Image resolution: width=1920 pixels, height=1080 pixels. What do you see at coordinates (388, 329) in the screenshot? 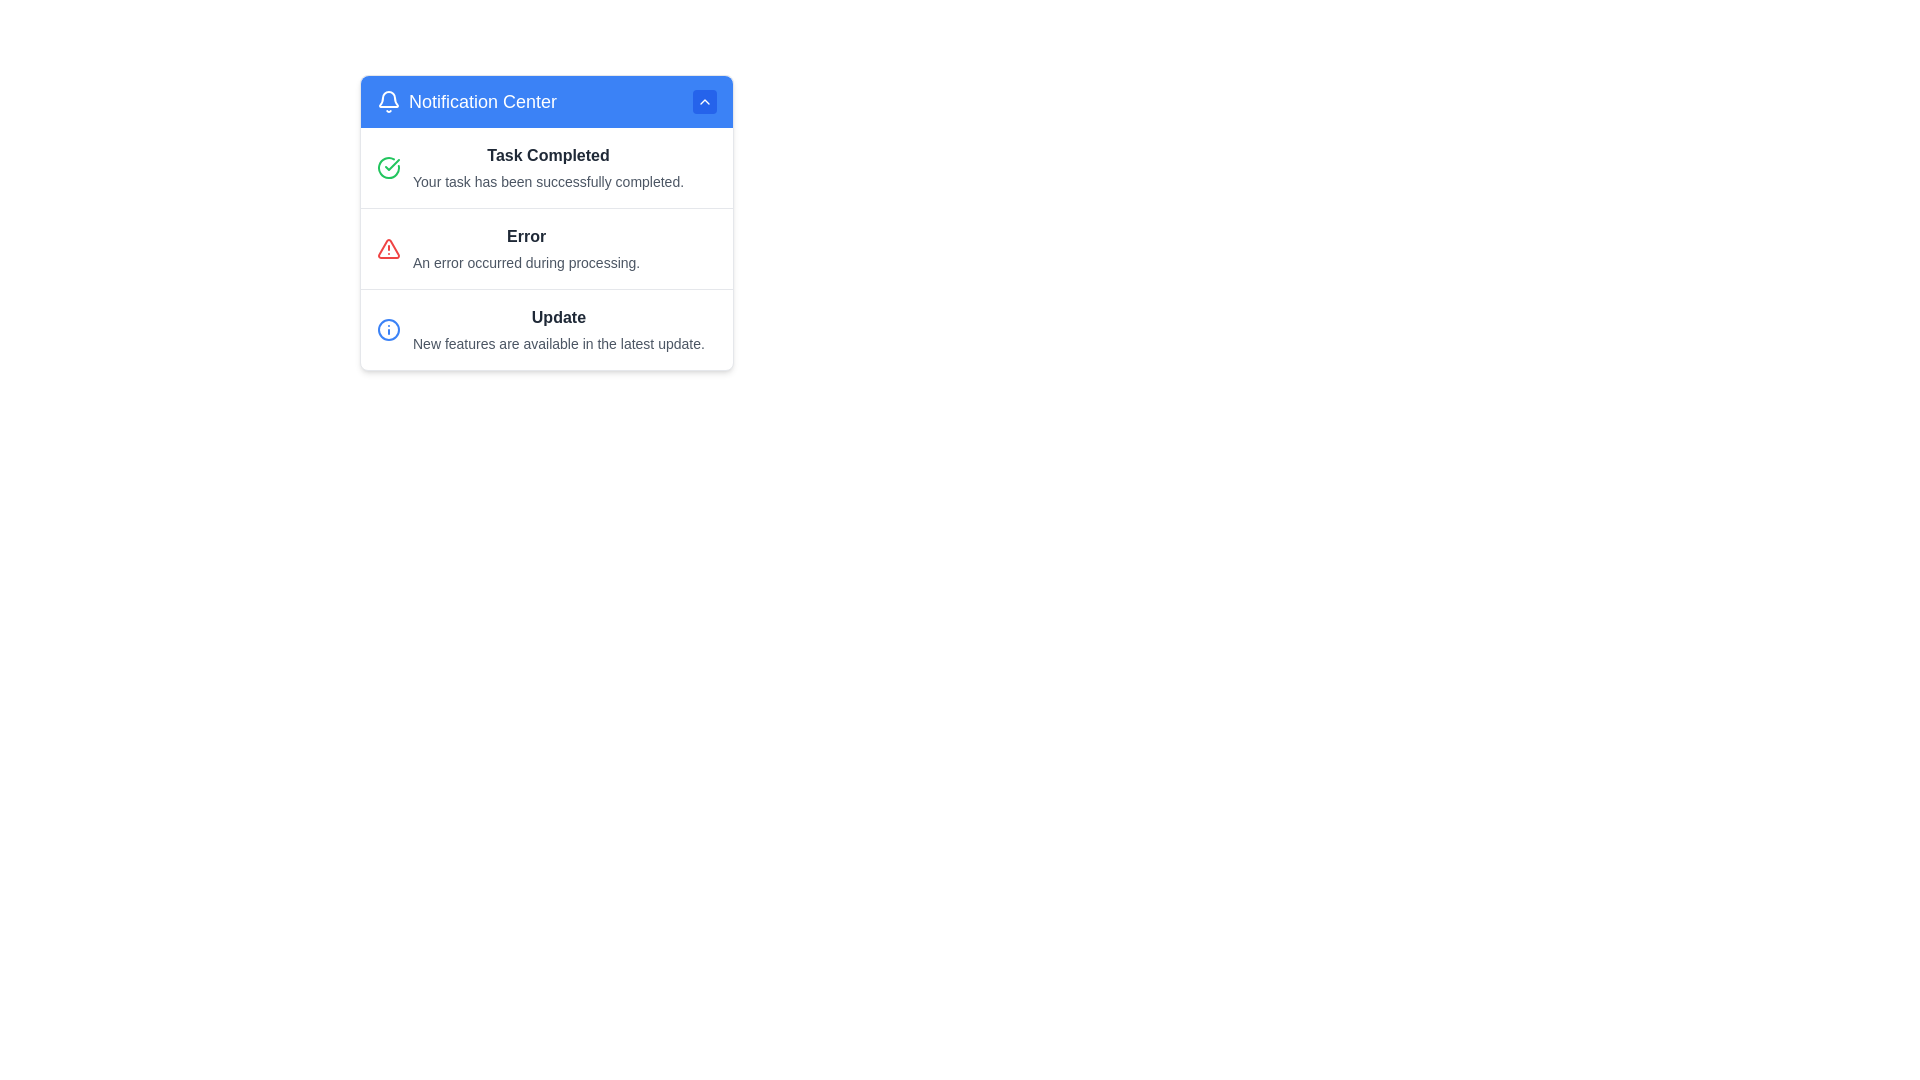
I see `the notification icon indicating an 'Update' event located` at bounding box center [388, 329].